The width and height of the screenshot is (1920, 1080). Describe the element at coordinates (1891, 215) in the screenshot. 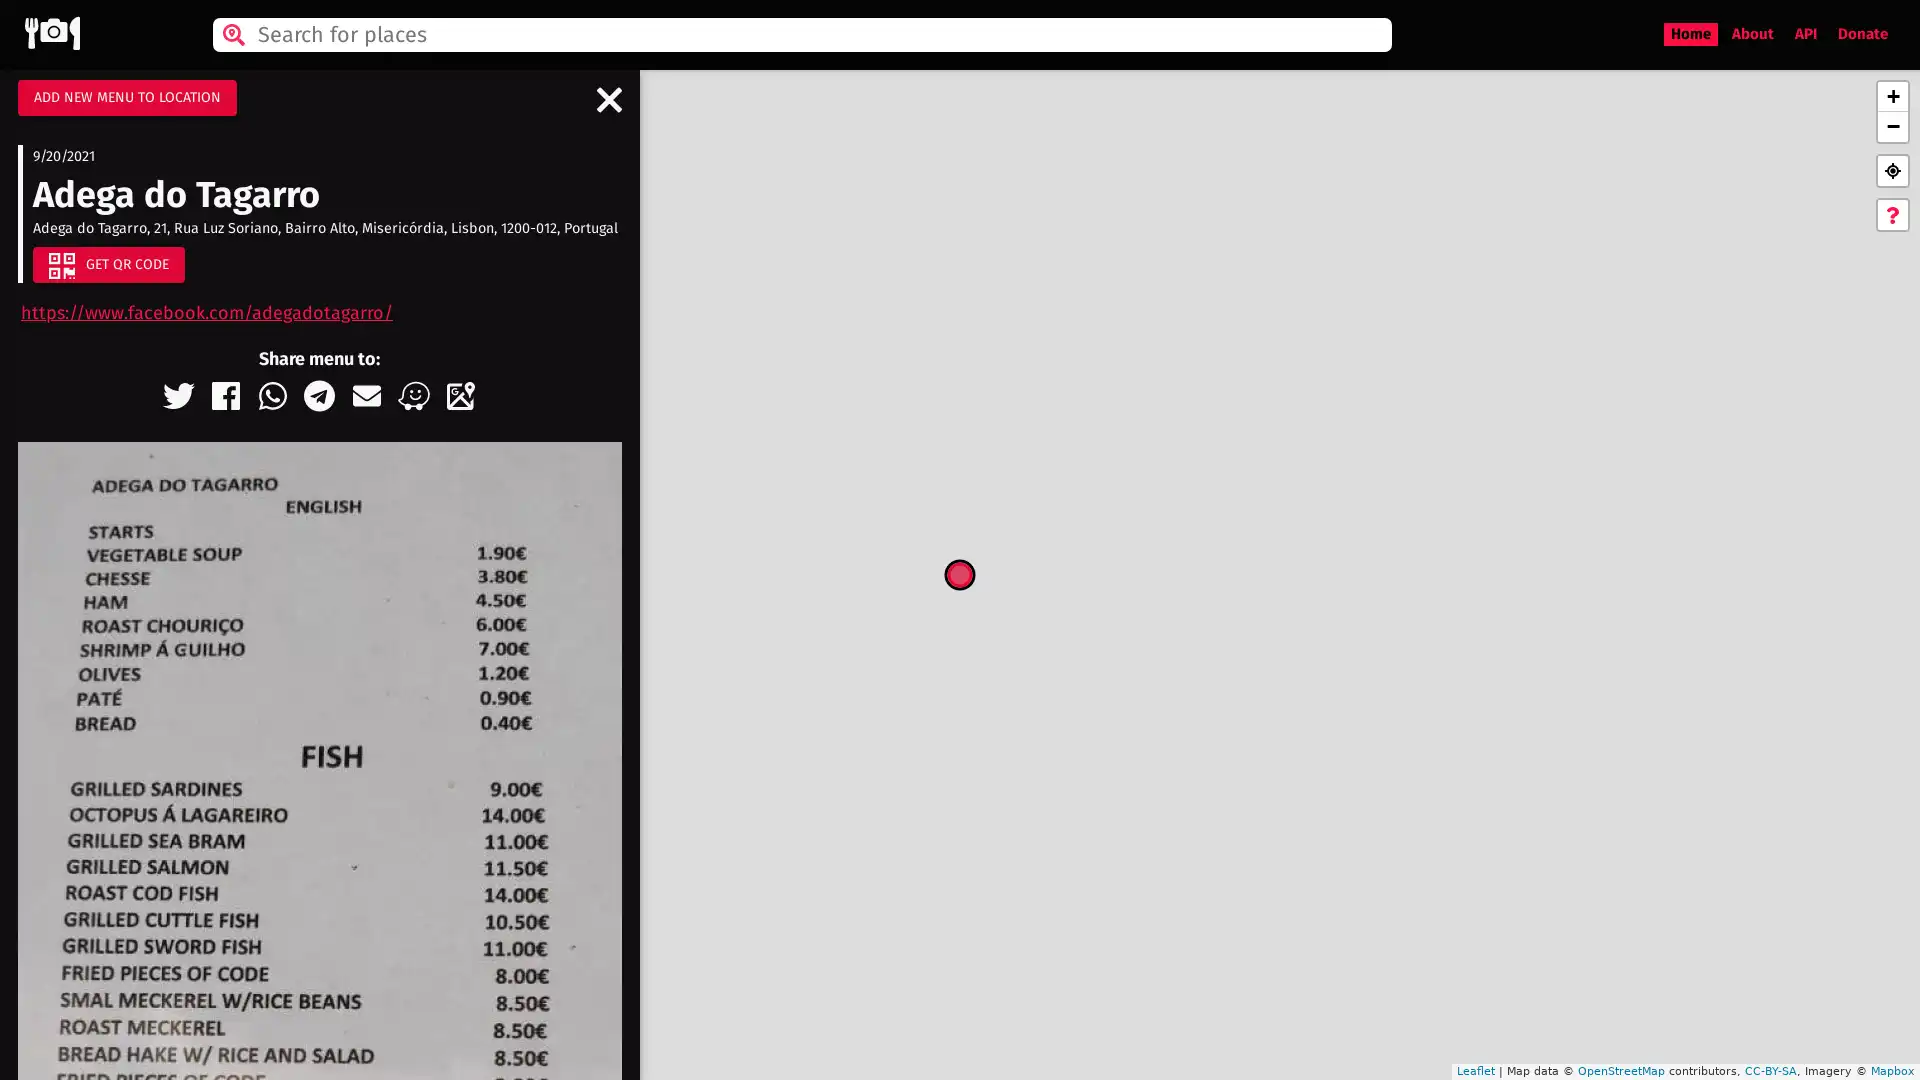

I see `Help tutorial` at that location.